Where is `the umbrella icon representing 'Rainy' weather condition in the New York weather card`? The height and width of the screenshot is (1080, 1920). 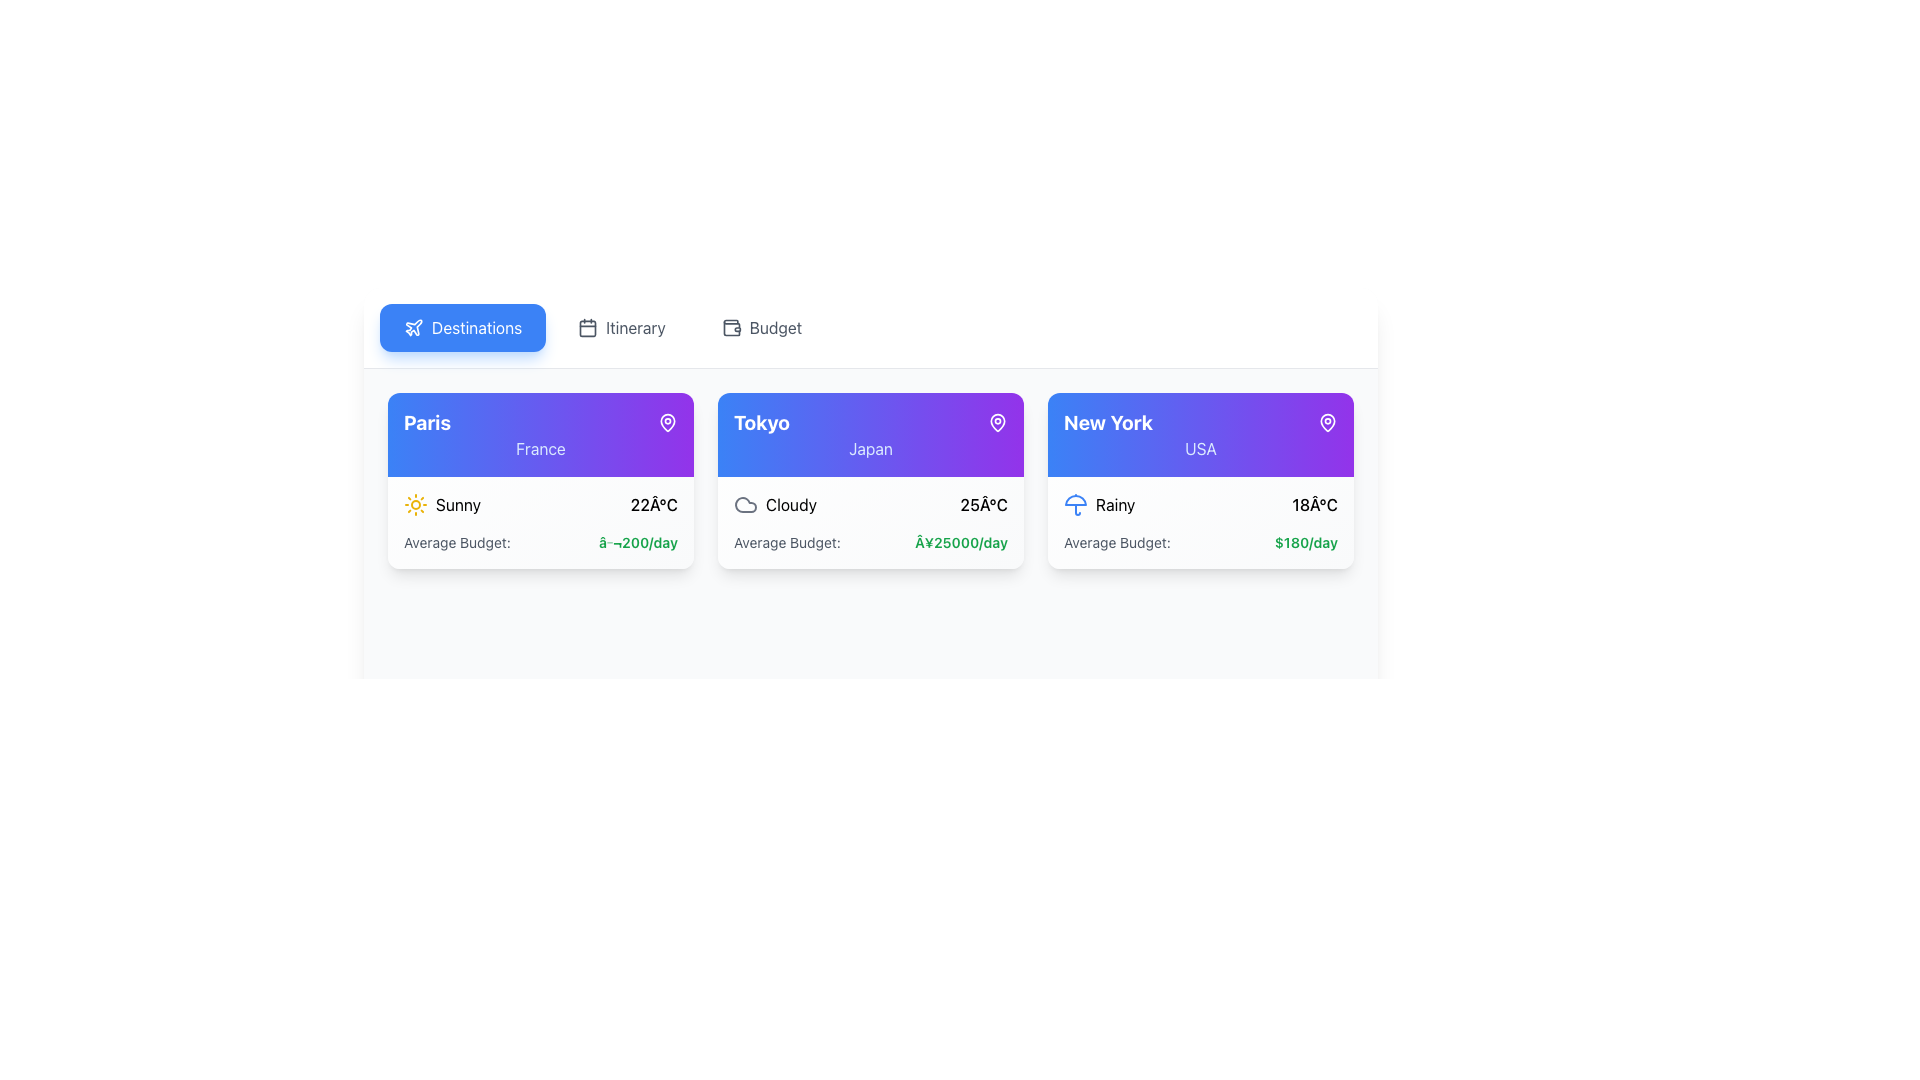
the umbrella icon representing 'Rainy' weather condition in the New York weather card is located at coordinates (1074, 504).